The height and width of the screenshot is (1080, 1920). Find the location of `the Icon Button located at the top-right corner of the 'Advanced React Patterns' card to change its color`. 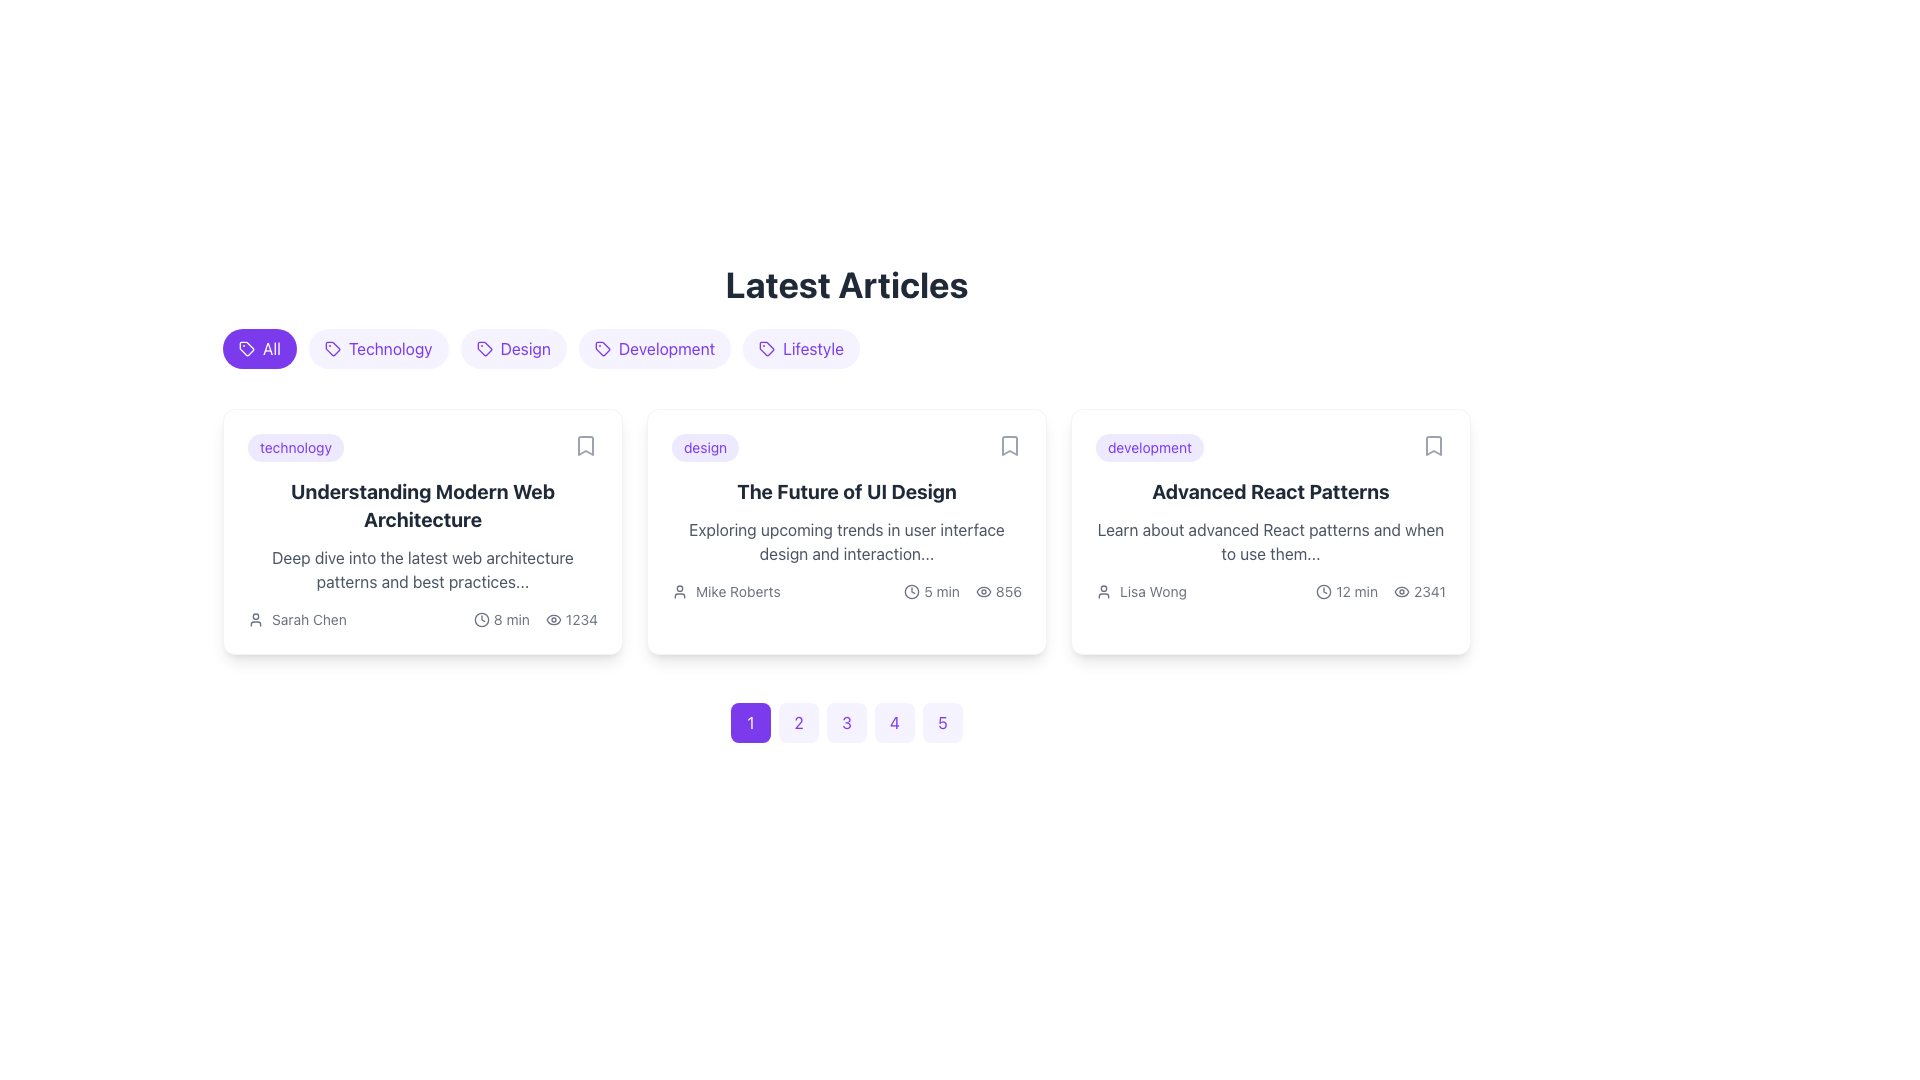

the Icon Button located at the top-right corner of the 'Advanced React Patterns' card to change its color is located at coordinates (1433, 445).